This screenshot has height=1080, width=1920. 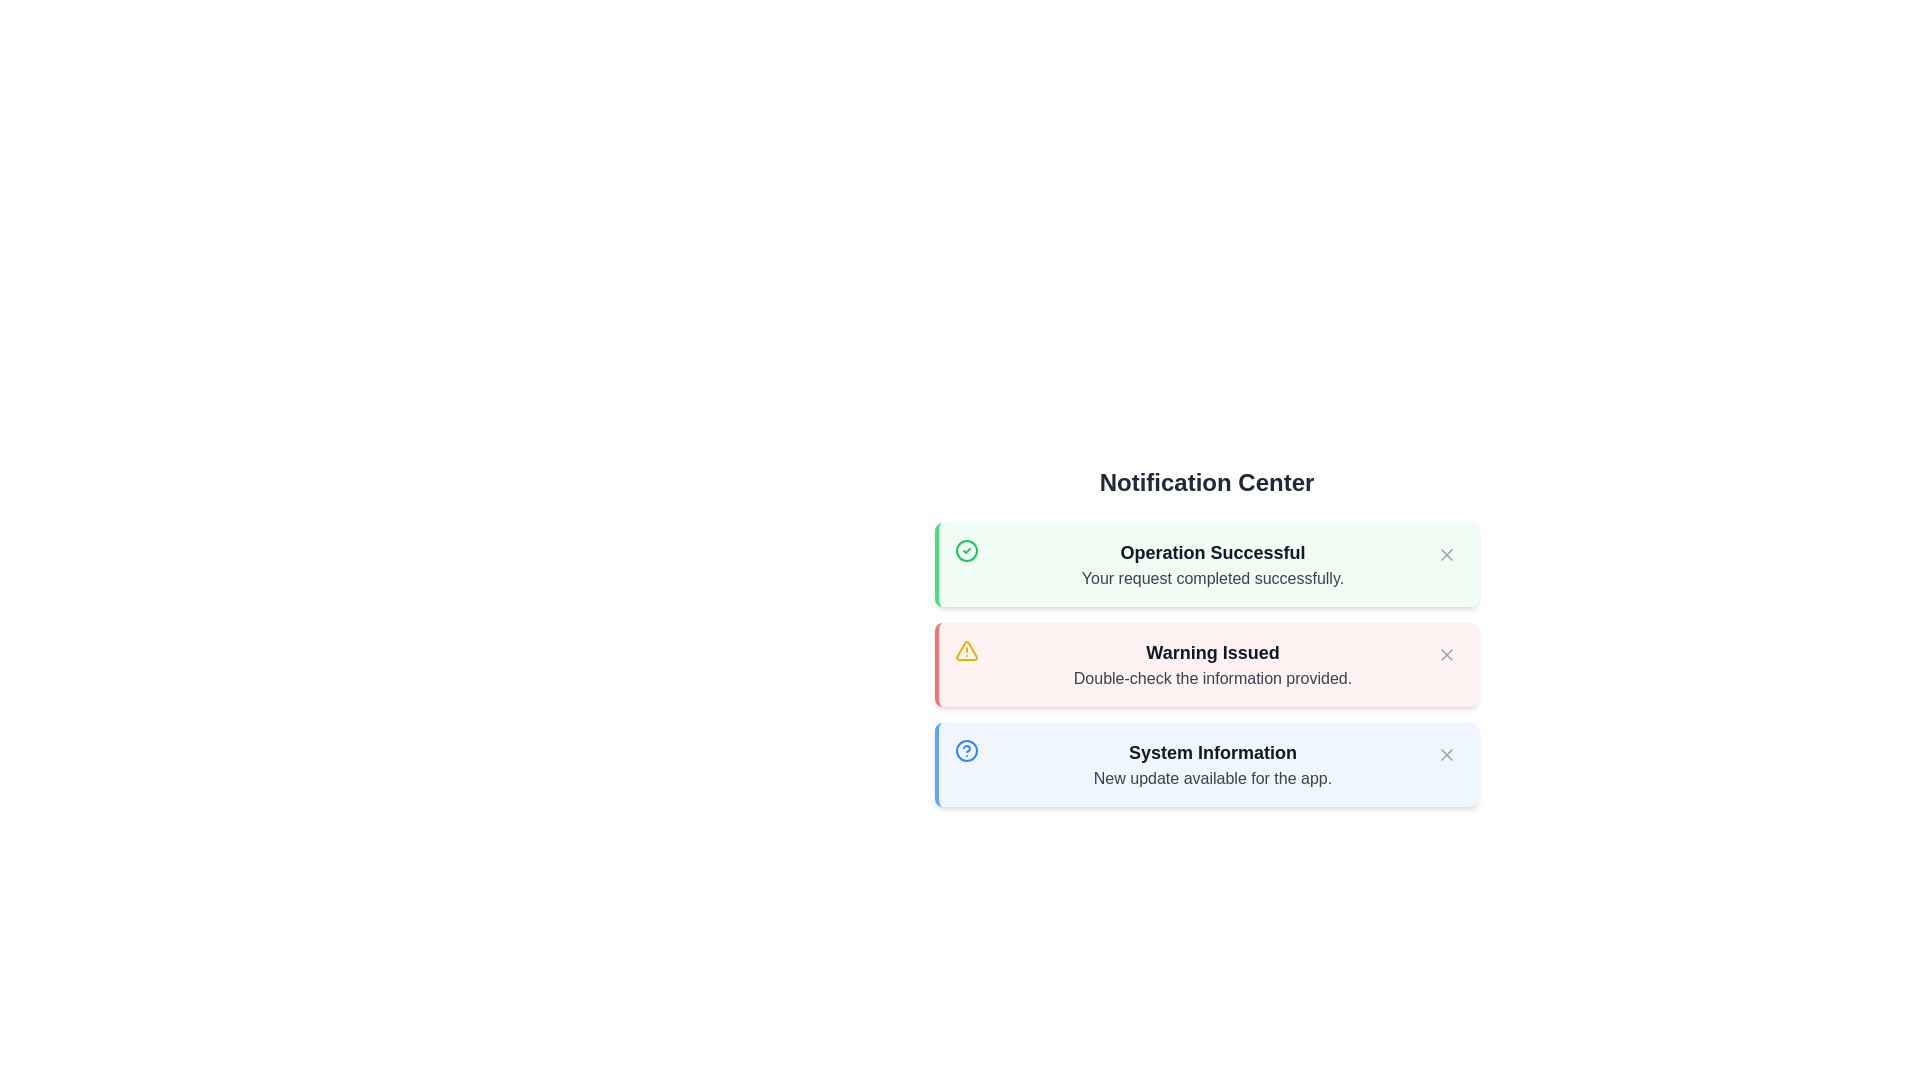 I want to click on the warning icon located on the left side of the header text within the 'Warning Issued' notification card, which indicates an alert to the user, so click(x=966, y=651).